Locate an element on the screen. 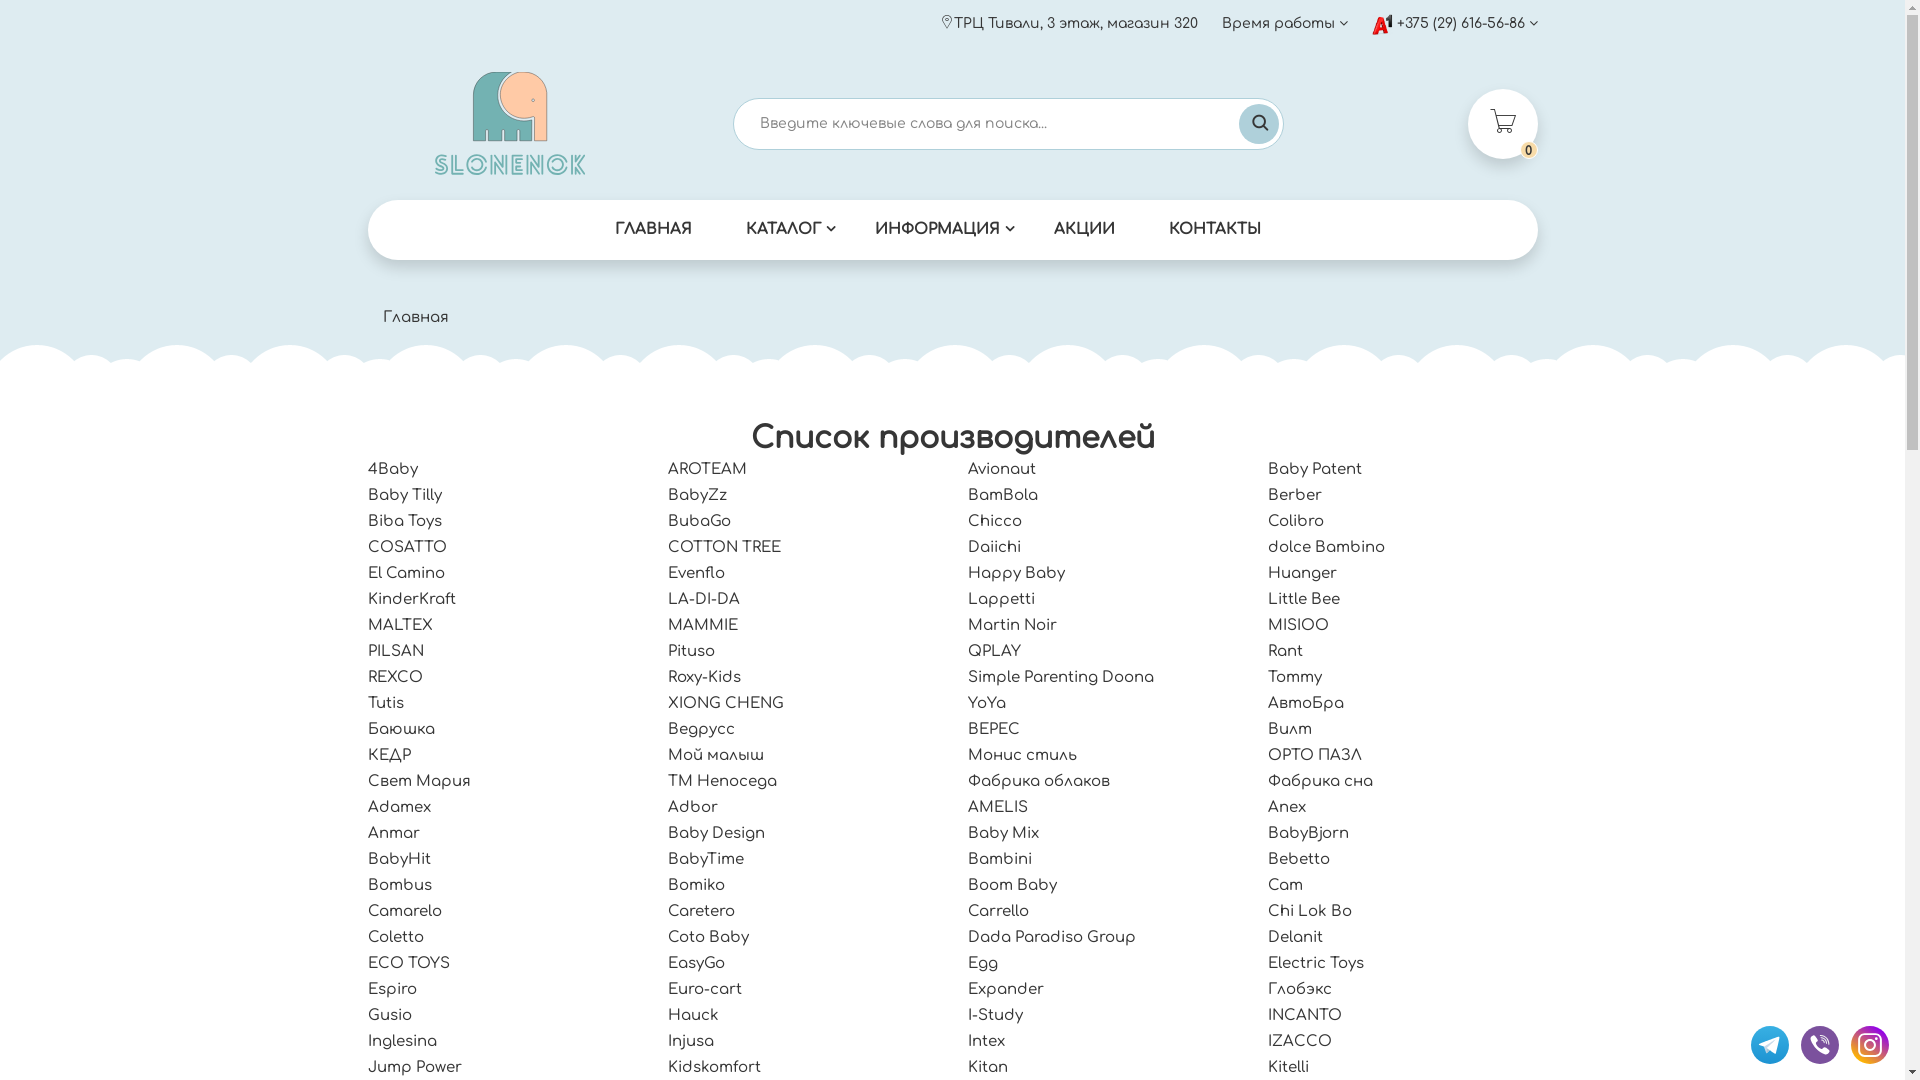 The width and height of the screenshot is (1920, 1080). 'I-Study' is located at coordinates (968, 1015).